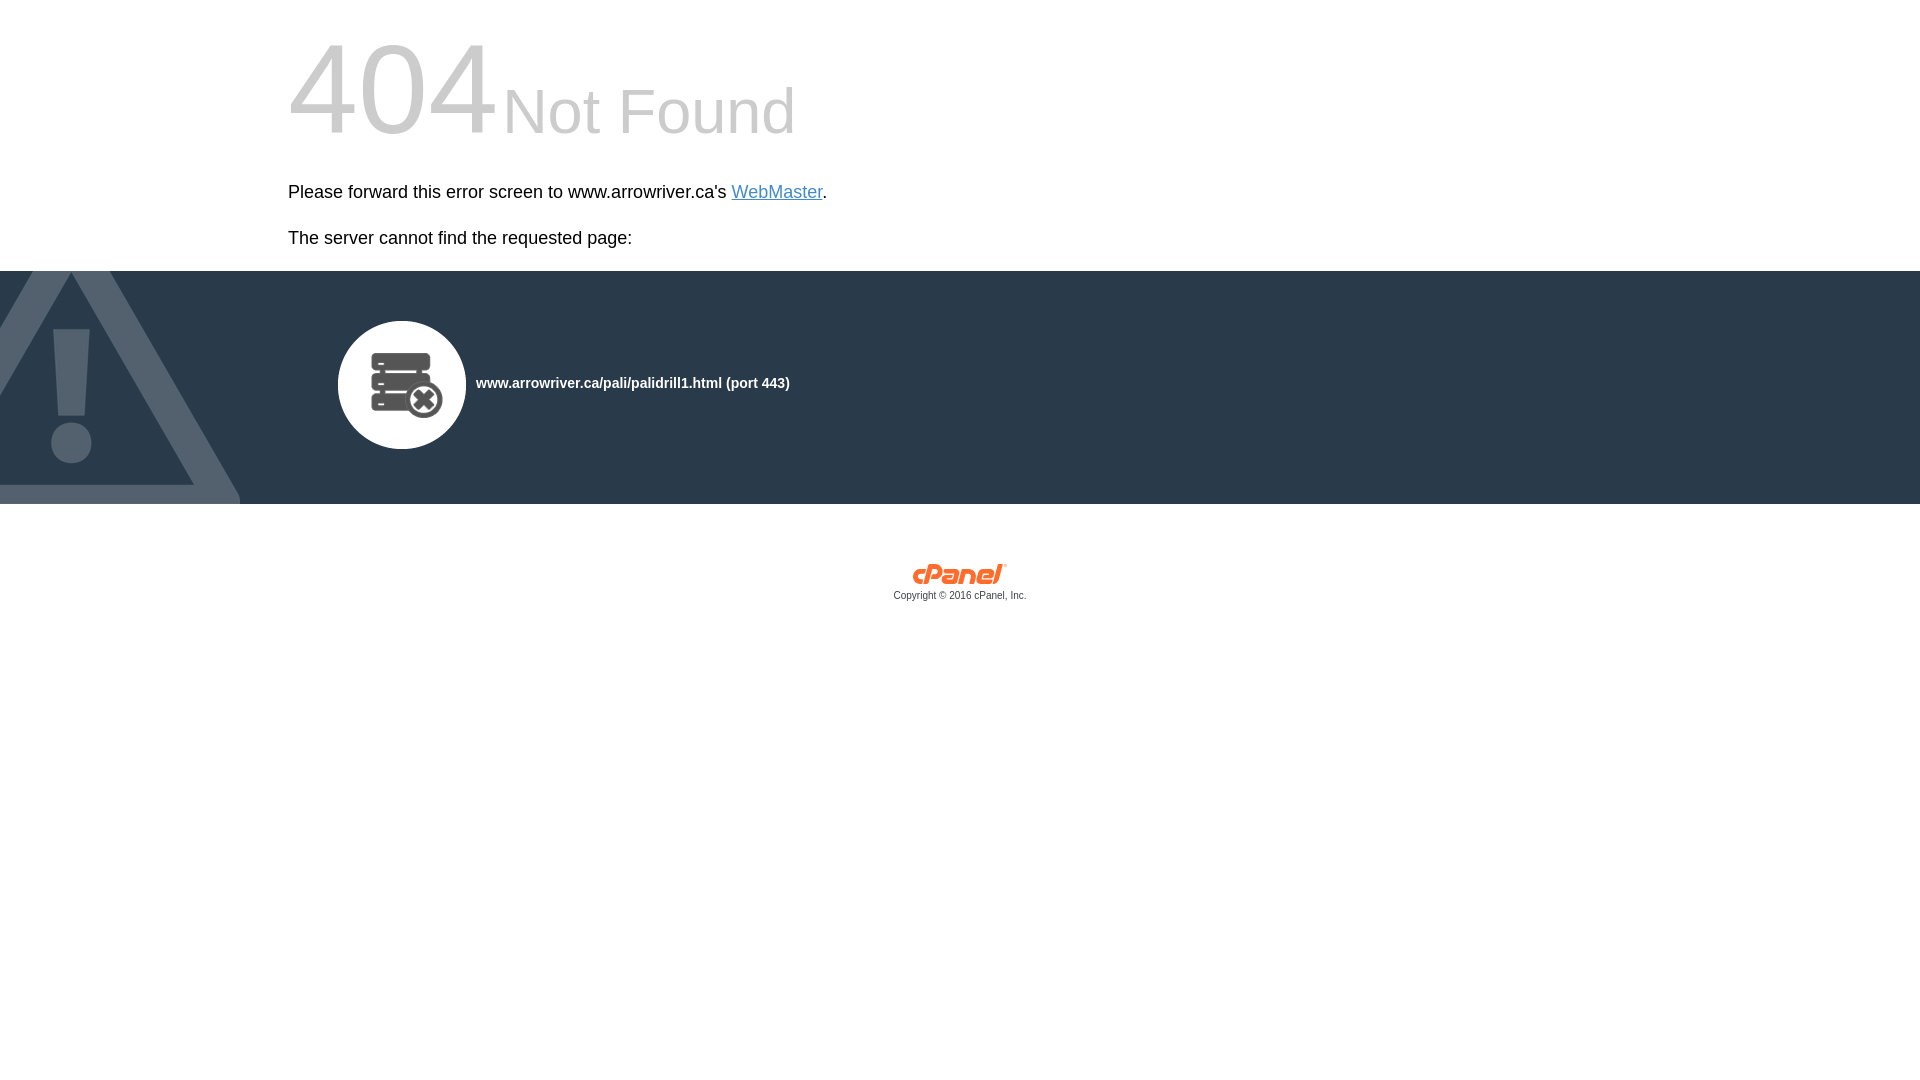 This screenshot has width=1920, height=1080. What do you see at coordinates (730, 192) in the screenshot?
I see `'WebMaster'` at bounding box center [730, 192].